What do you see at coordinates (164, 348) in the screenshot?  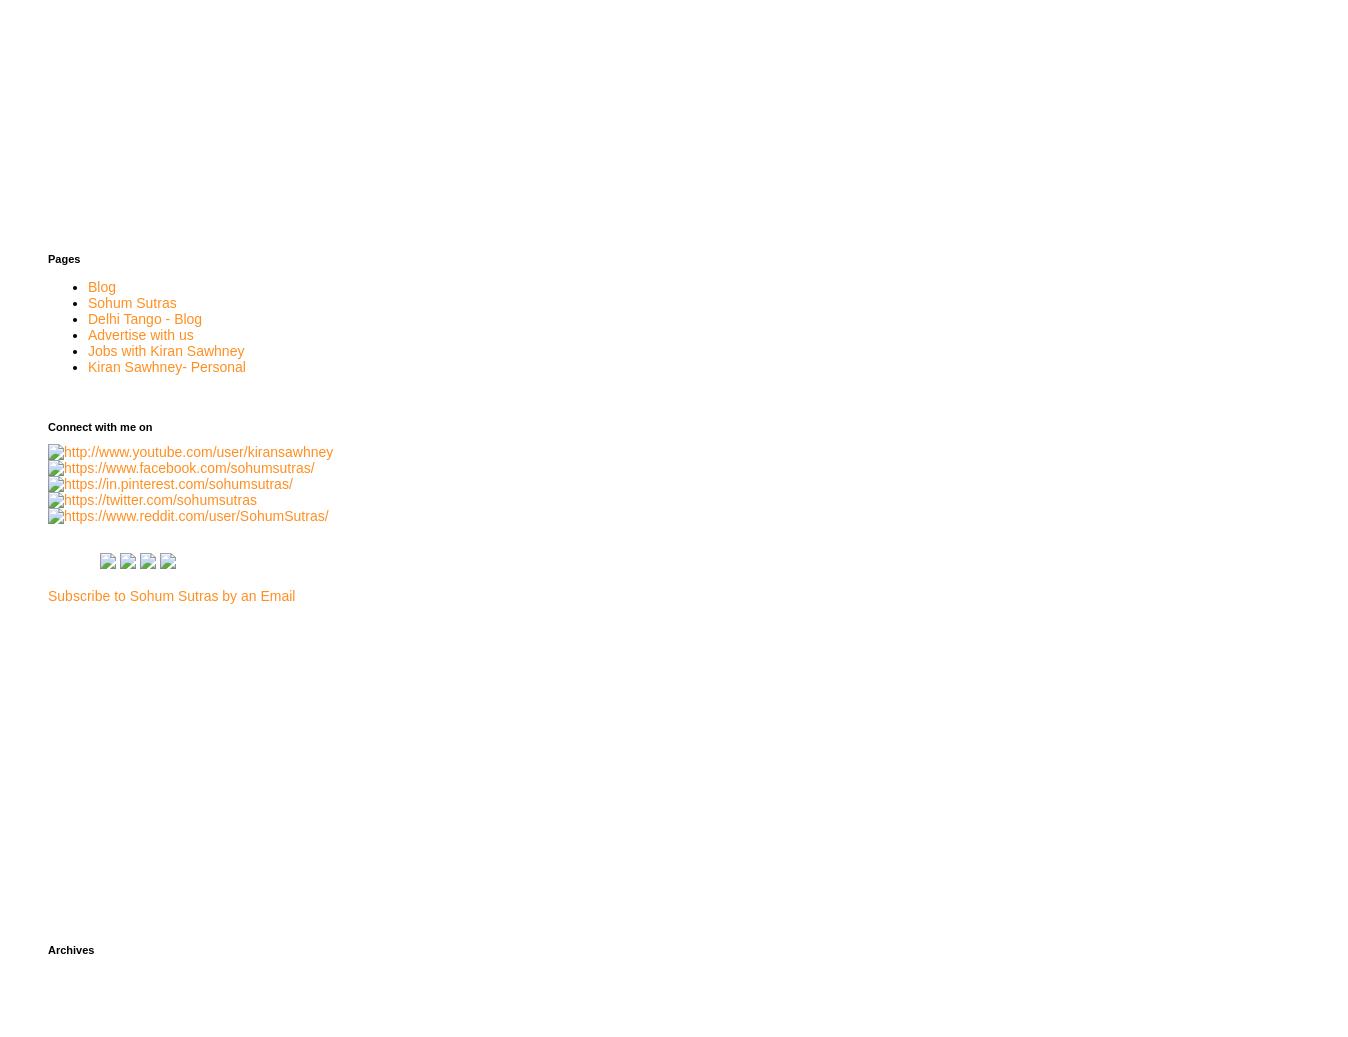 I see `'Jobs with Kiran Sawhney'` at bounding box center [164, 348].